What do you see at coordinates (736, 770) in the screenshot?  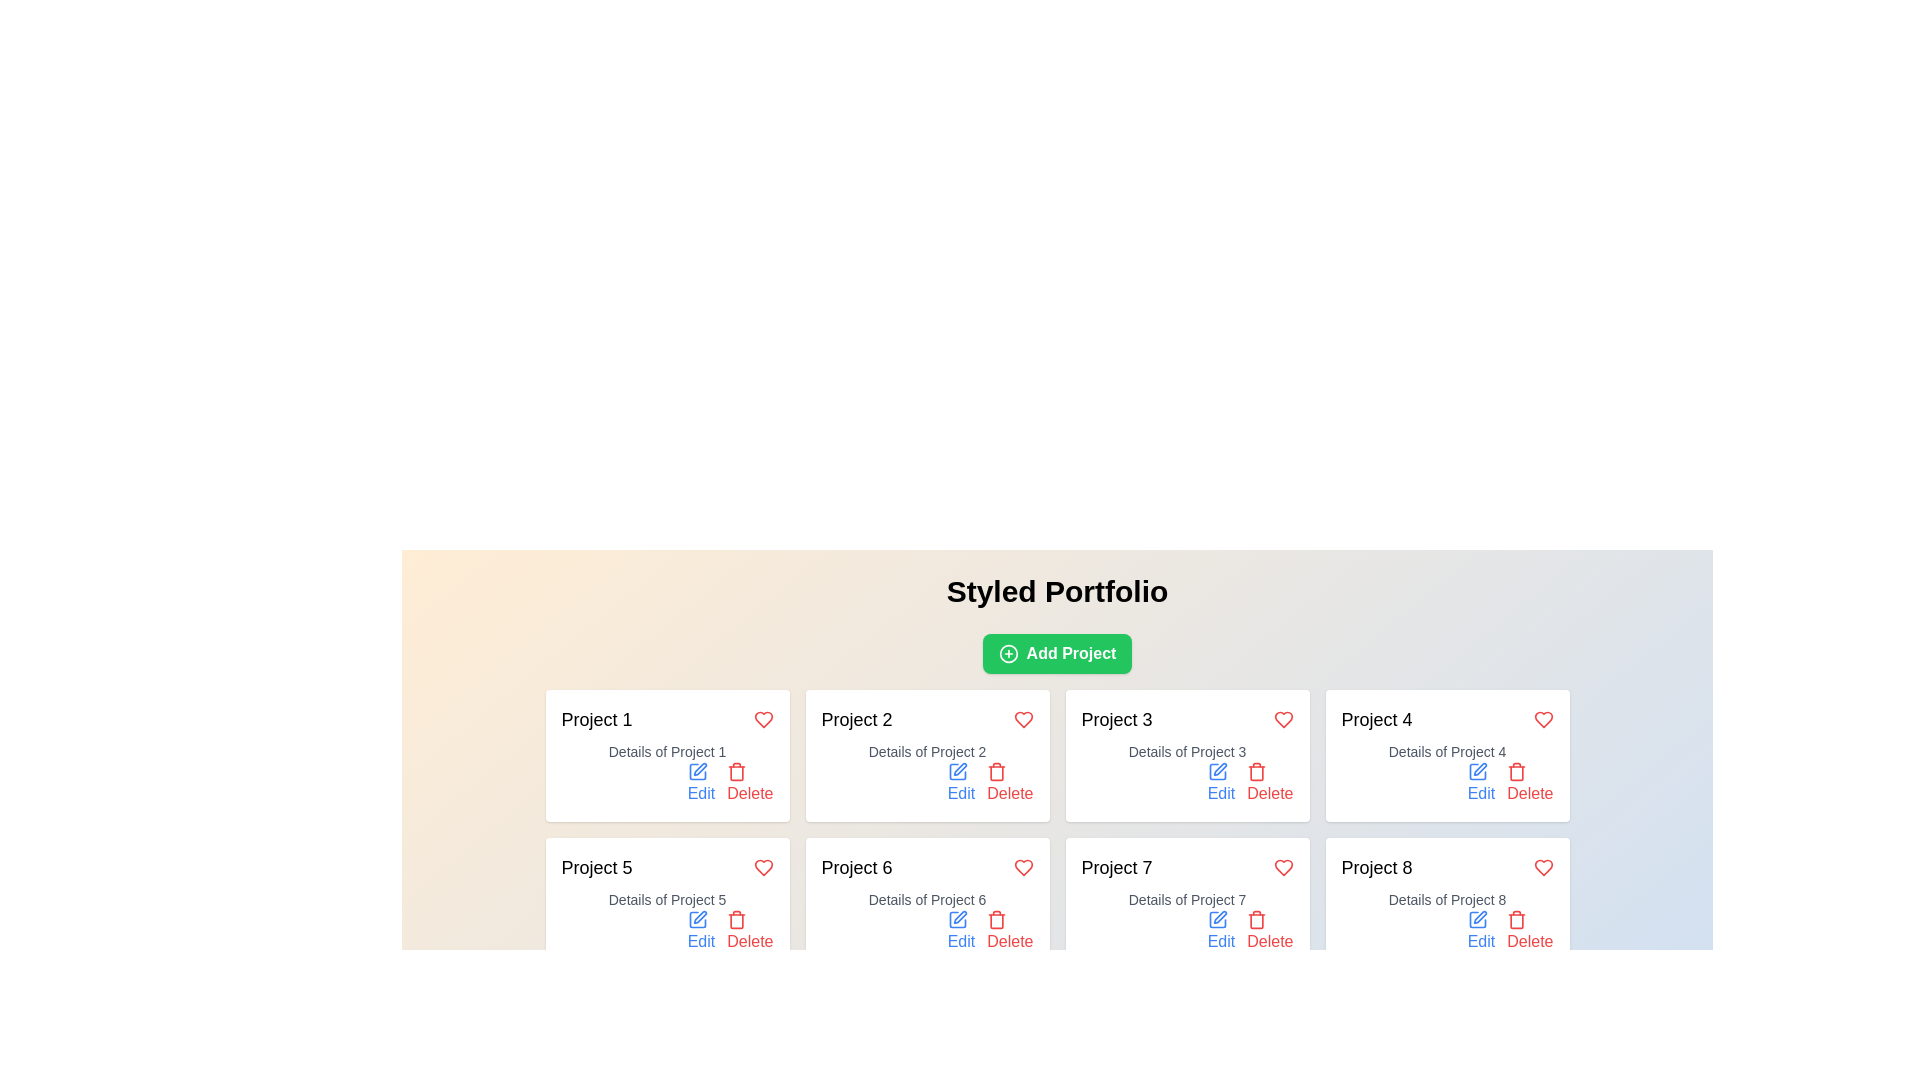 I see `the delete icon located in the lower section of the project card, which precedes the 'Delete' label, to initiate a delete action` at bounding box center [736, 770].